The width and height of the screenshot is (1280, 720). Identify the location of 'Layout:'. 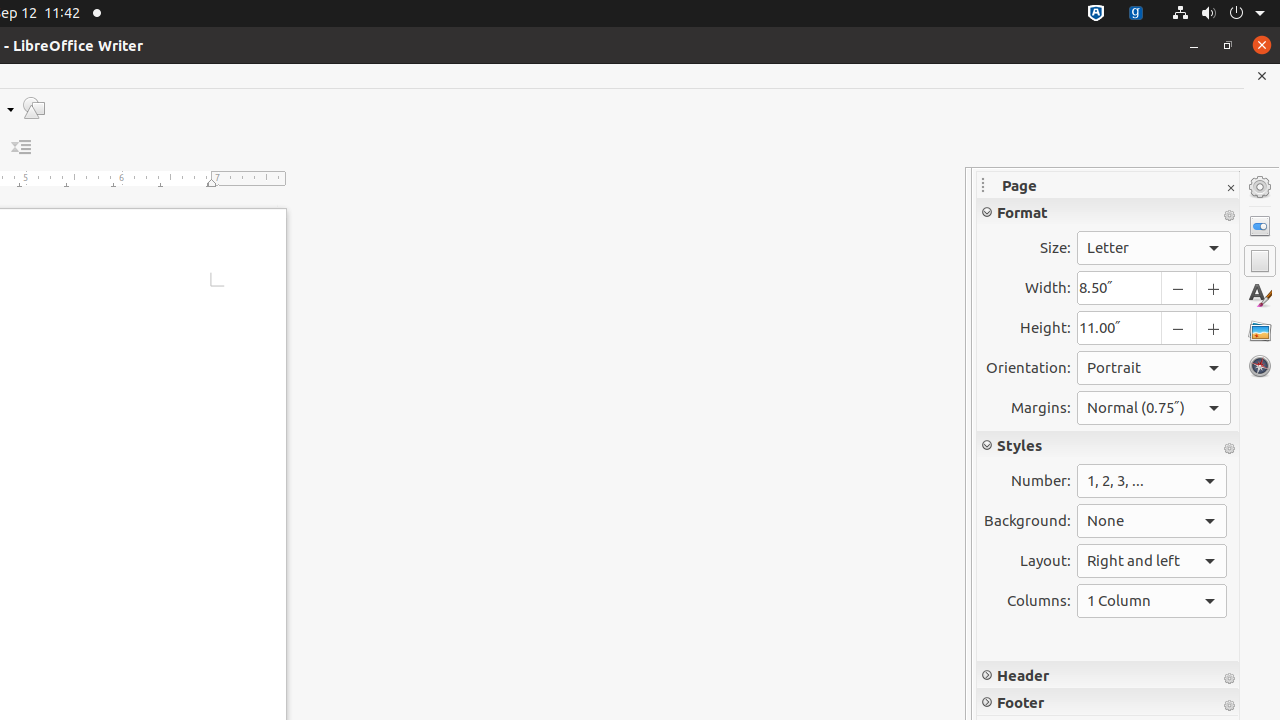
(1152, 561).